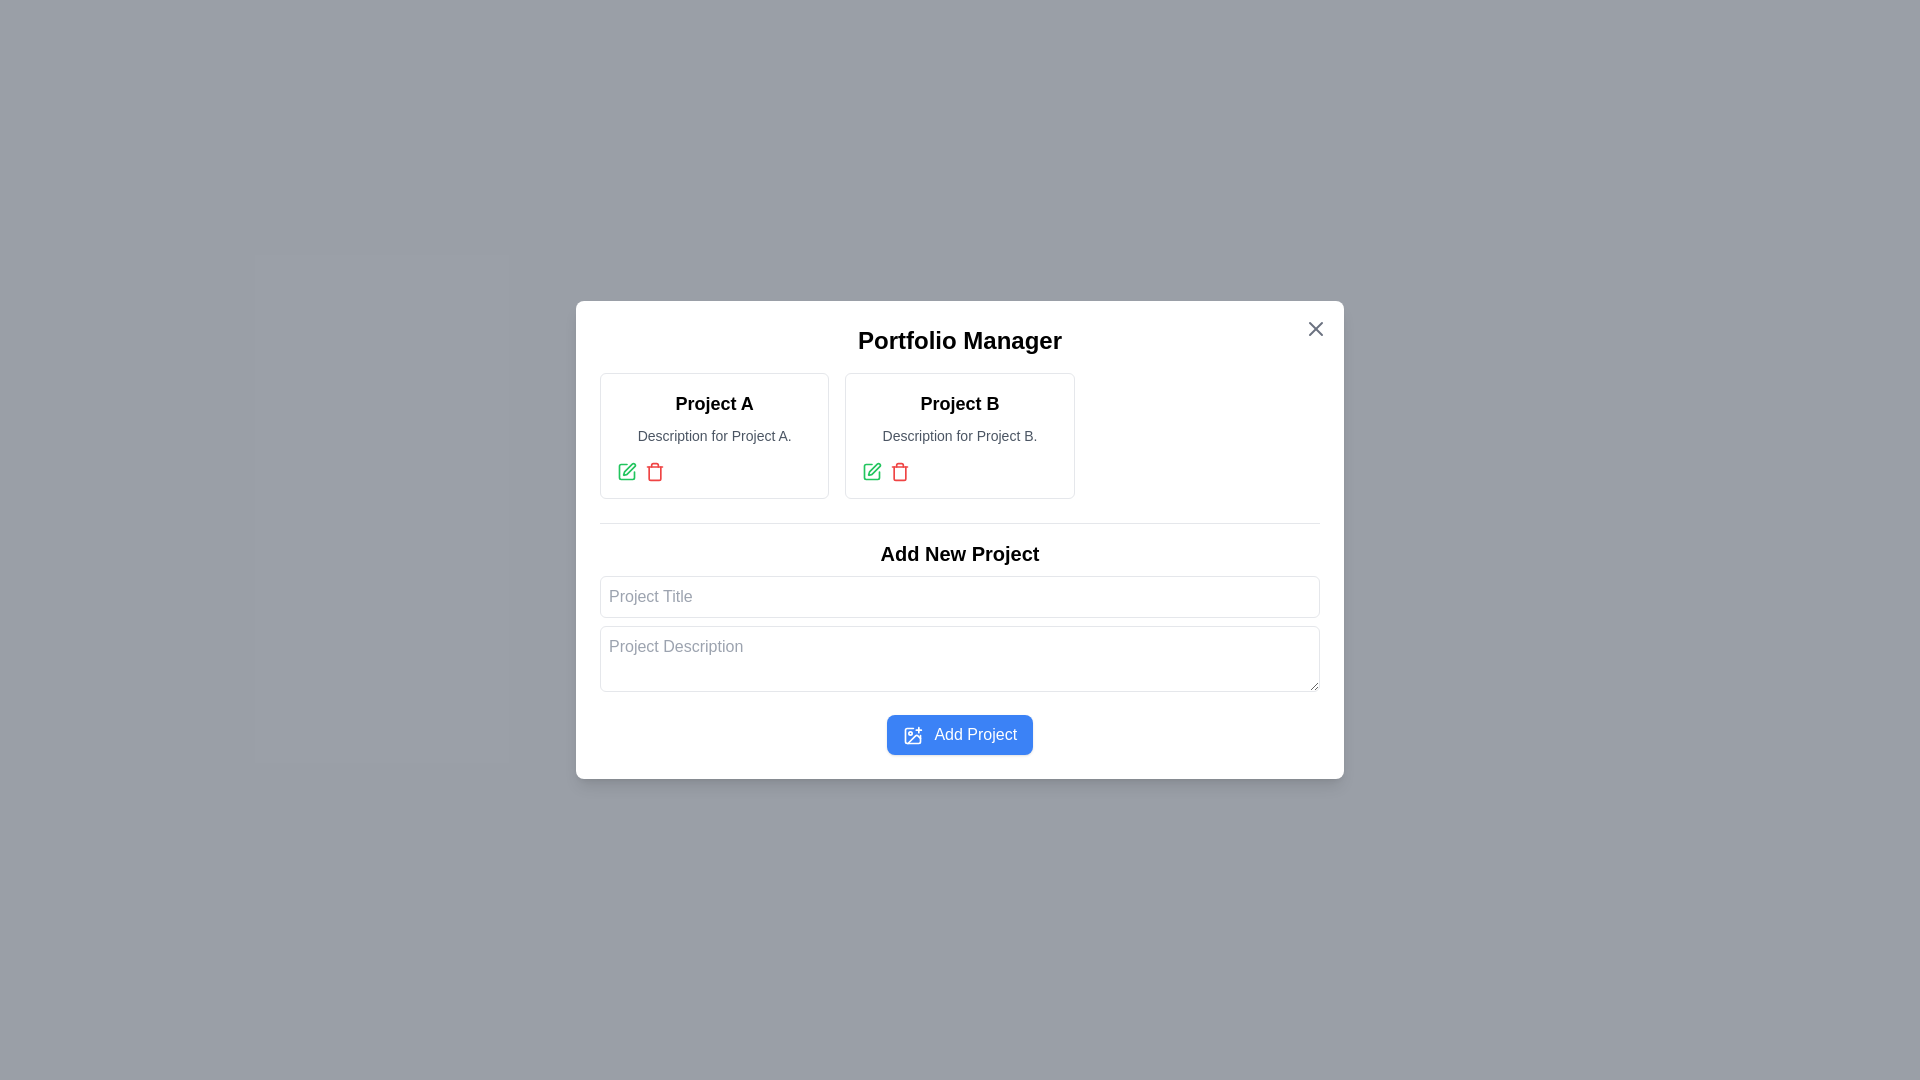 The width and height of the screenshot is (1920, 1080). I want to click on the non-interactive title or label that indicates where users can add a new project, which is positioned above the input fields for project title and description, so click(960, 554).